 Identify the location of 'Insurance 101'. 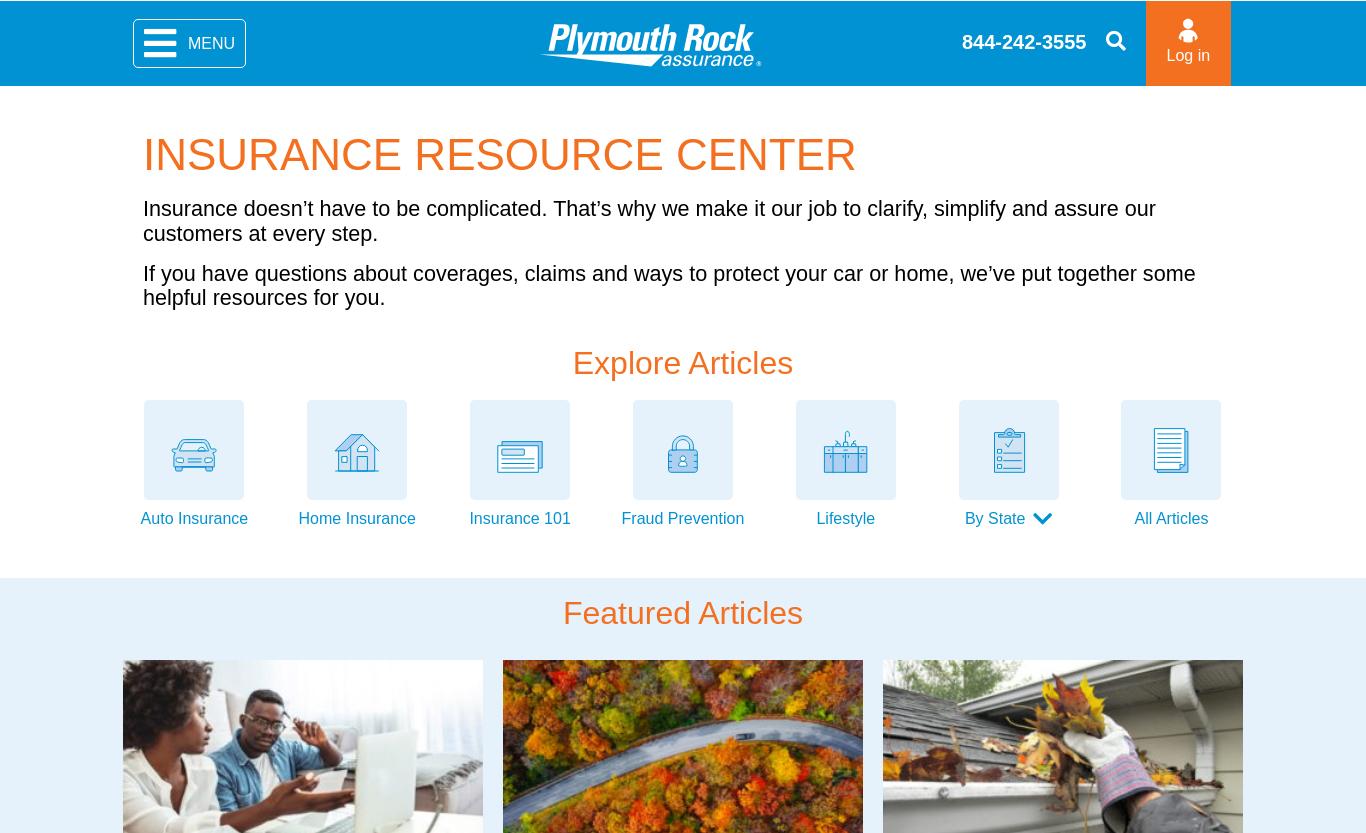
(519, 517).